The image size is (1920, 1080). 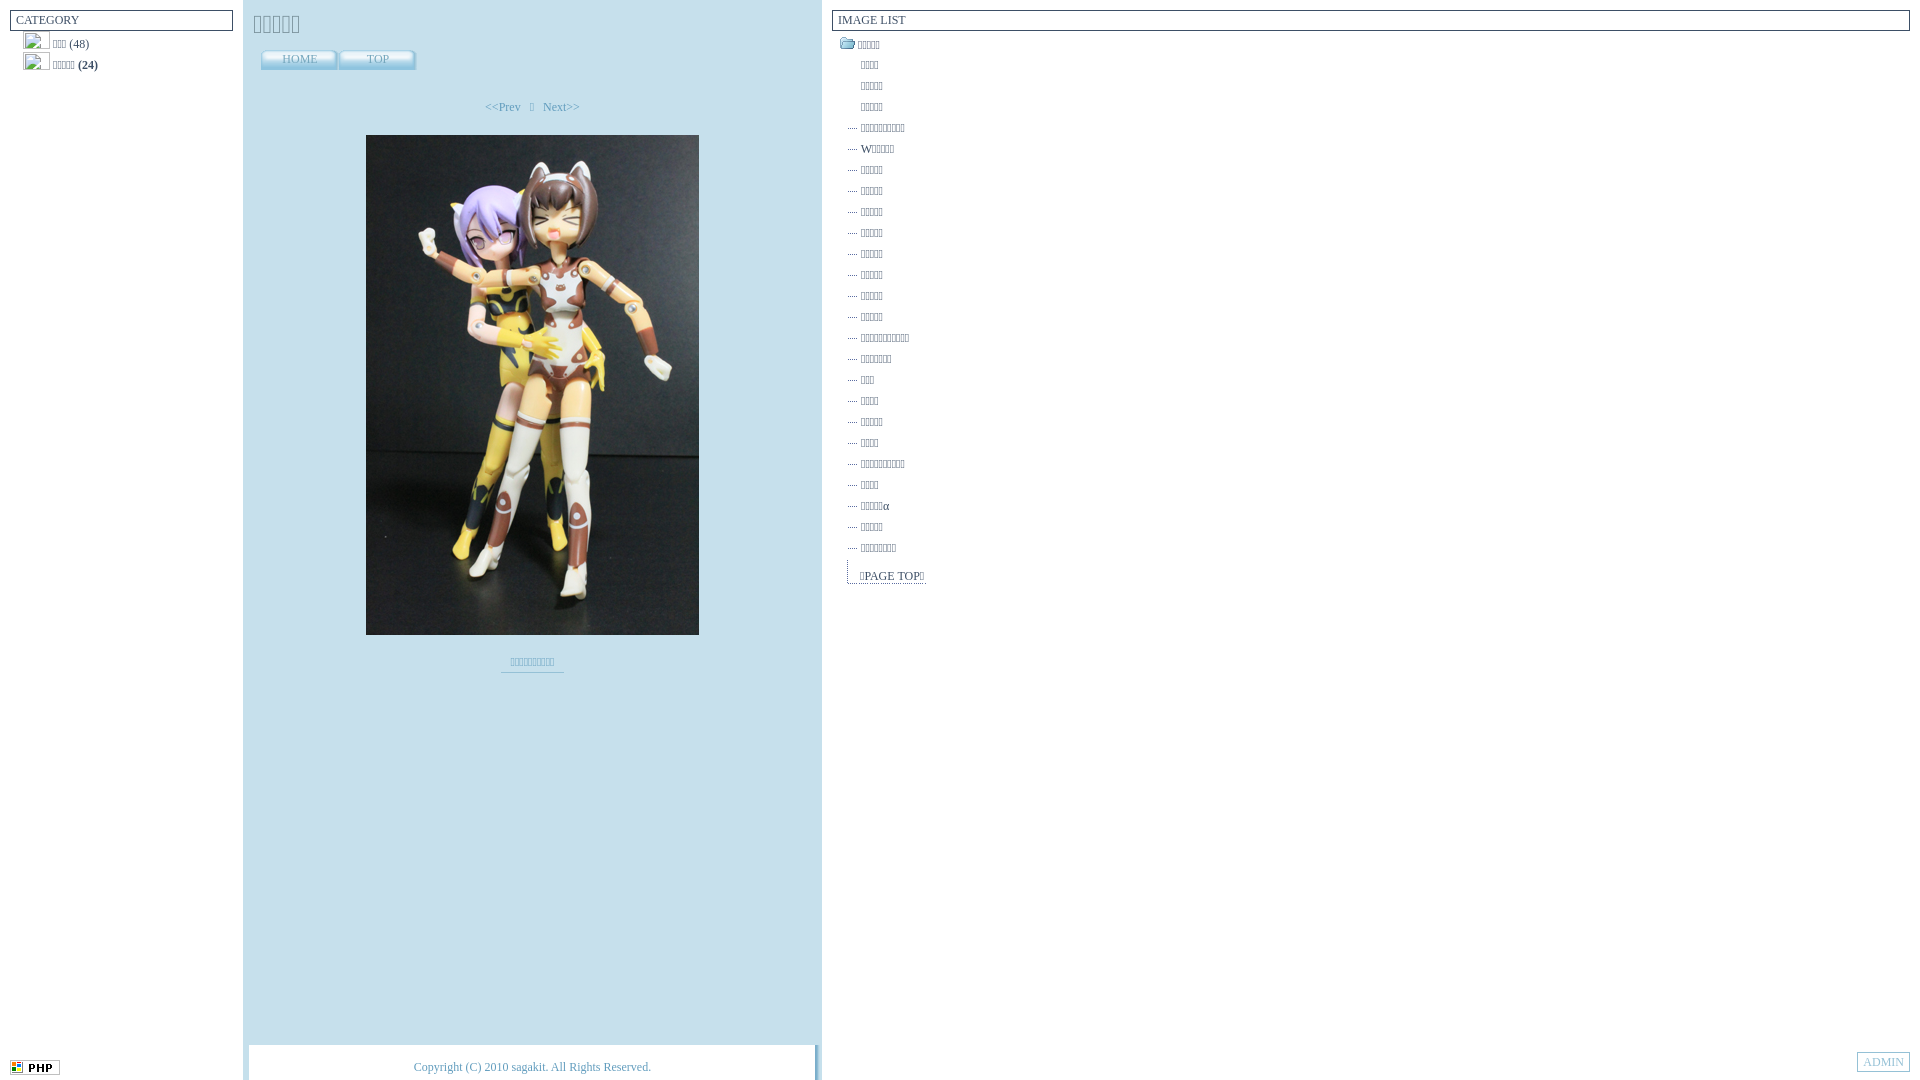 I want to click on 'HOME', so click(x=298, y=59).